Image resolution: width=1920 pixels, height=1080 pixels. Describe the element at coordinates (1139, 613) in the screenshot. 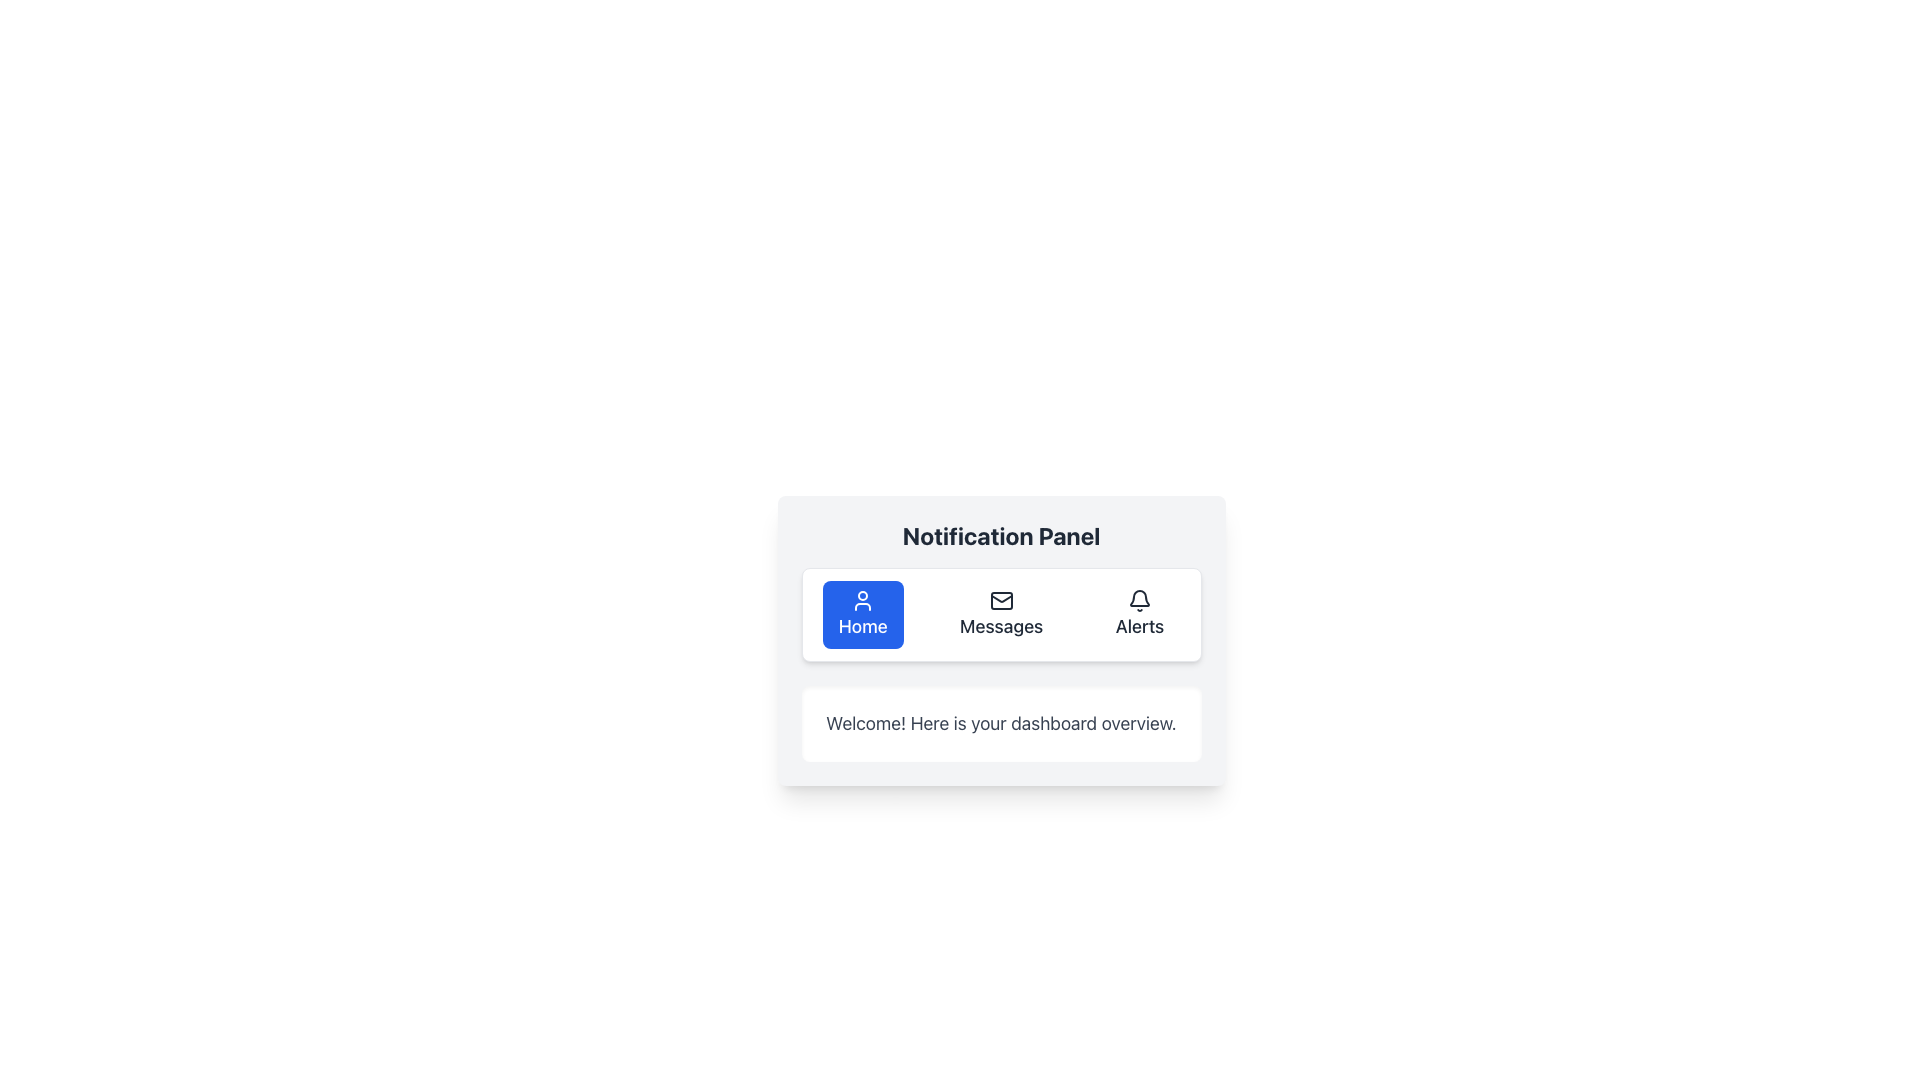

I see `the 'Alerts' button, which is styled as a vertical stack of a bell icon and the text label 'Alerts', located in the Notification Panel` at that location.